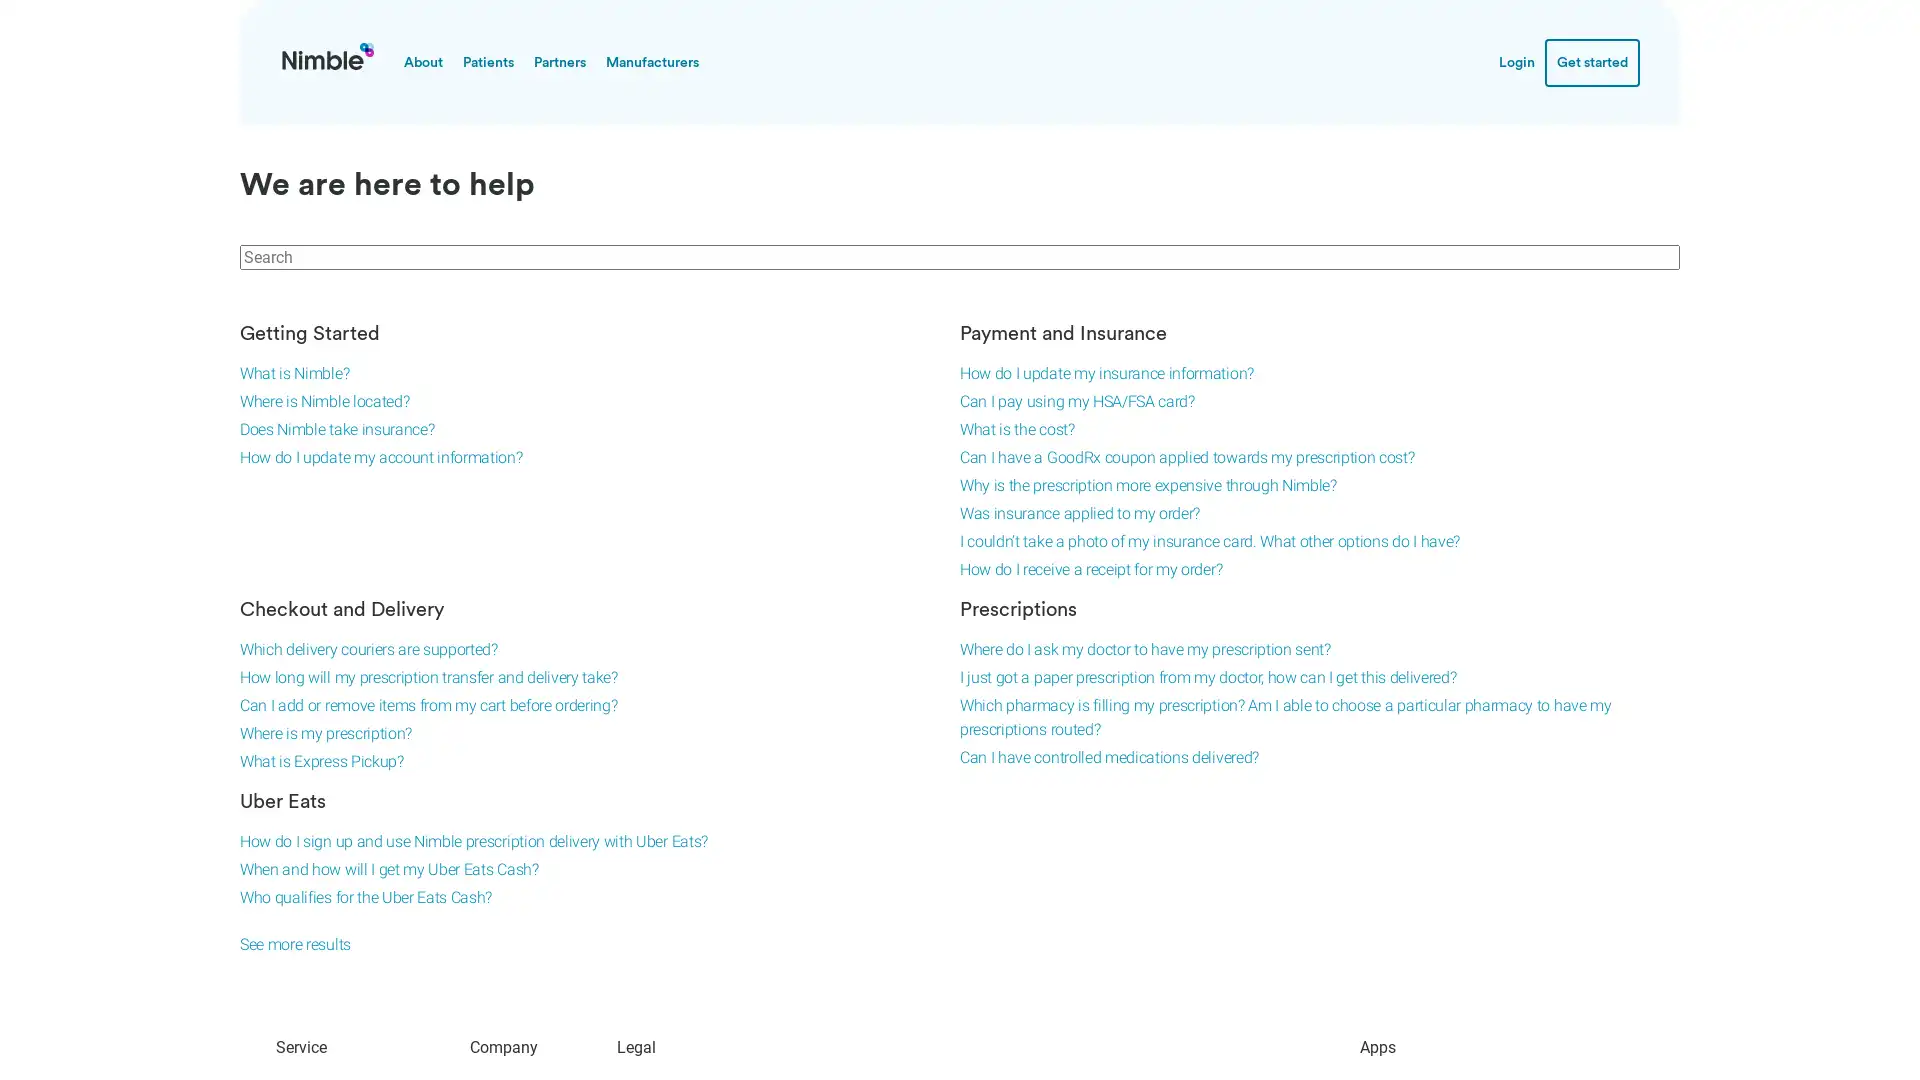 This screenshot has width=1920, height=1080. What do you see at coordinates (560, 60) in the screenshot?
I see `Partners` at bounding box center [560, 60].